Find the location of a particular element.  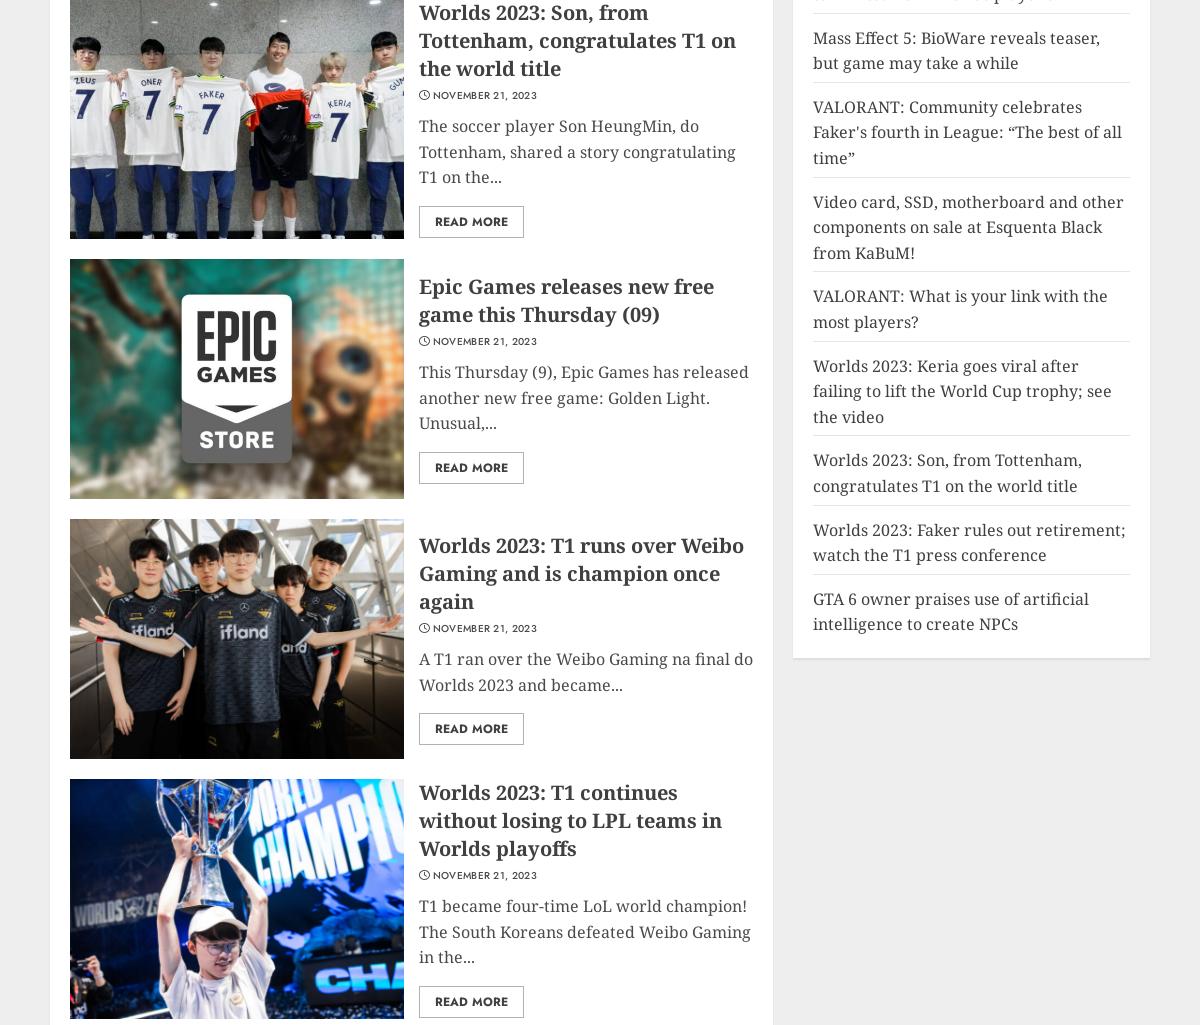

'Worlds 2023: T1 continues without losing to LPL teams in Worlds playoffs' is located at coordinates (419, 819).